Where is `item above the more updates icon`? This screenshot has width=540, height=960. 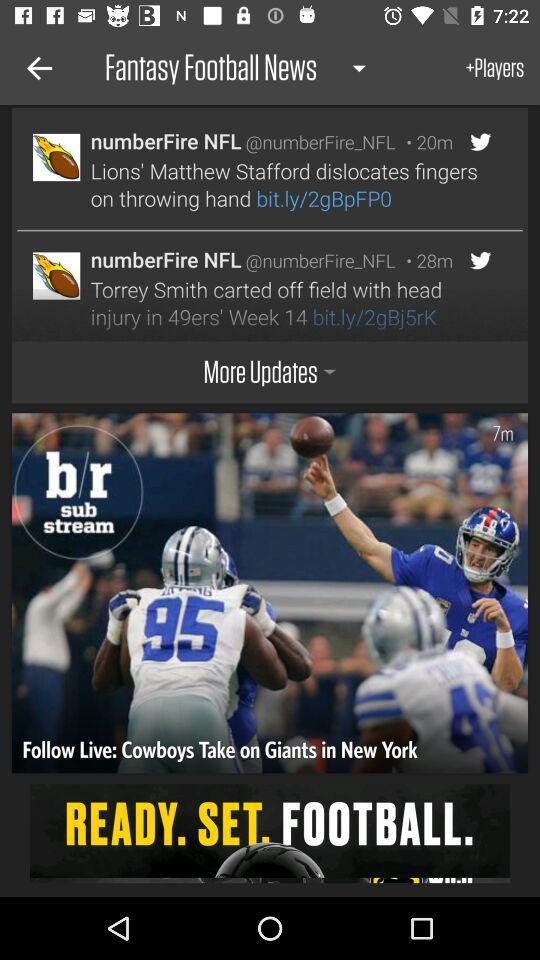 item above the more updates icon is located at coordinates (262, 285).